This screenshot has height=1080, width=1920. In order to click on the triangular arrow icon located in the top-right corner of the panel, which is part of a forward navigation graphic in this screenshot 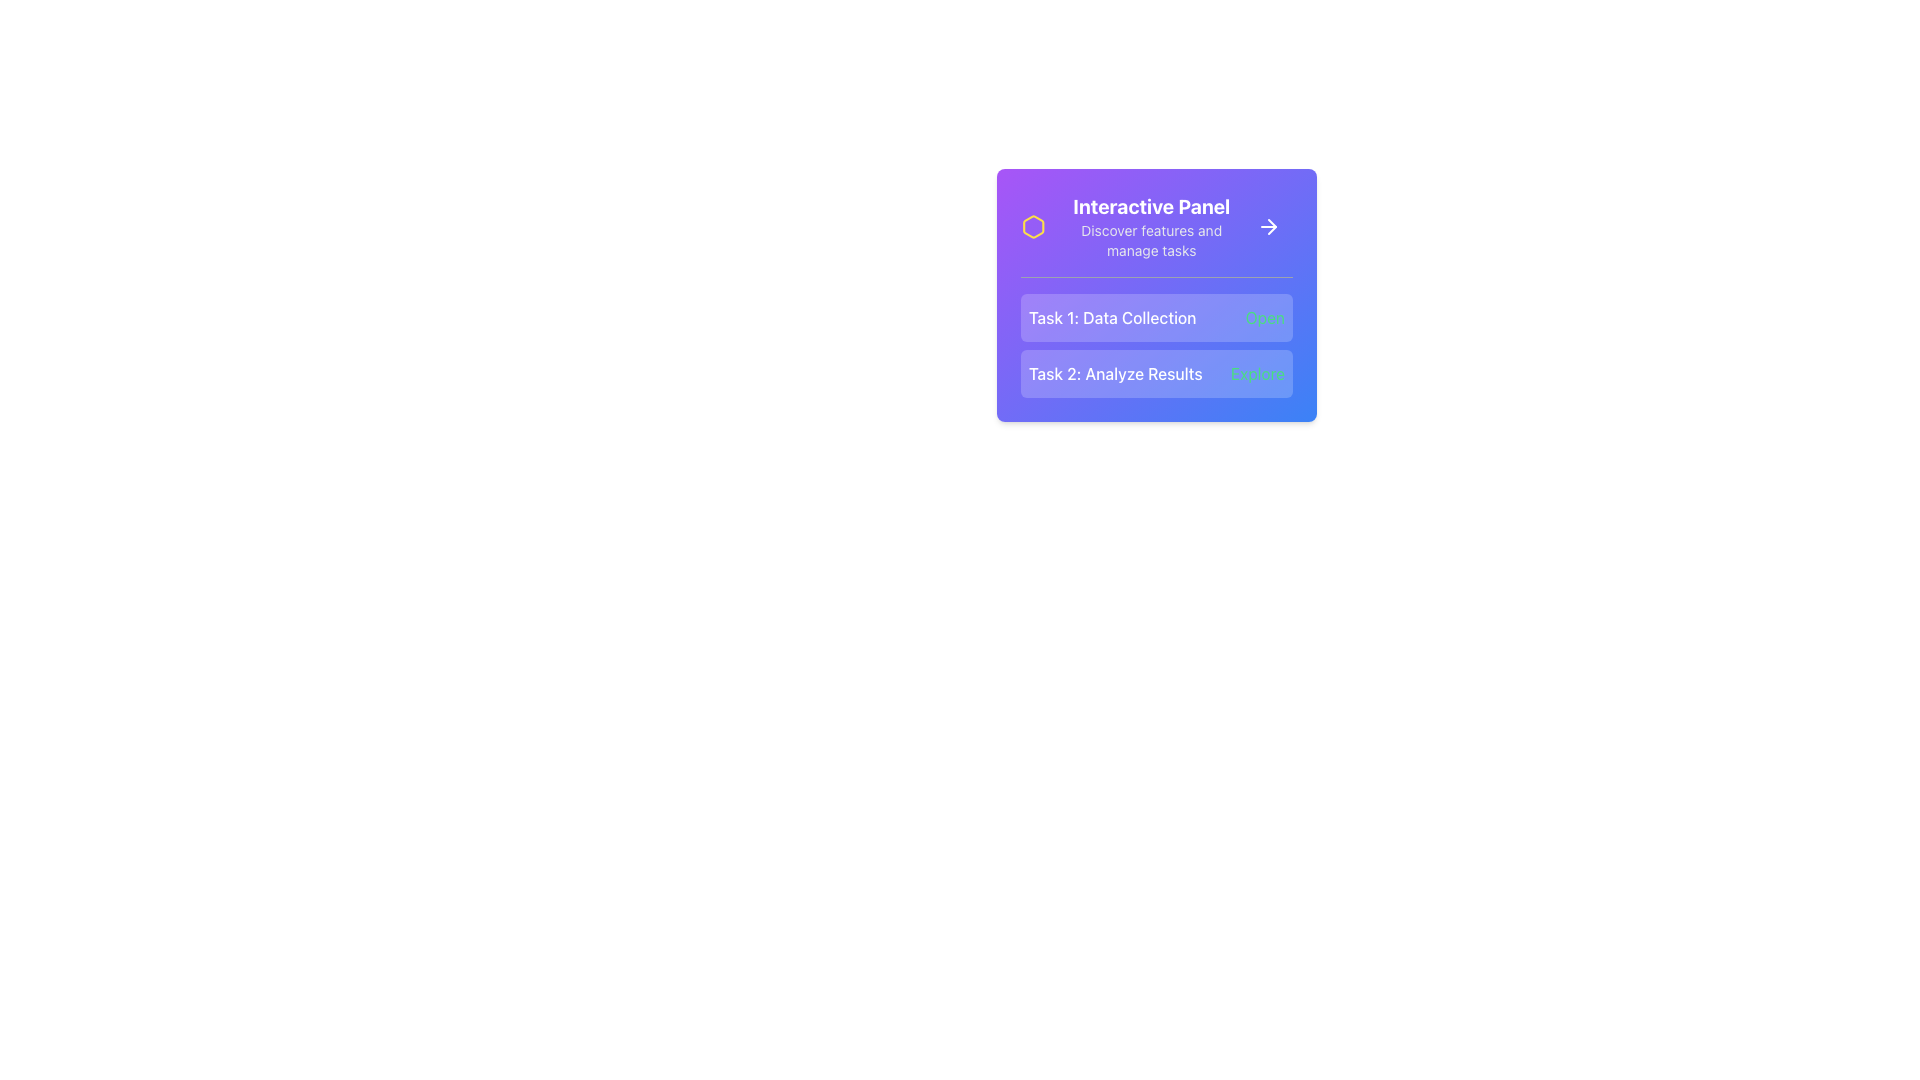, I will do `click(1271, 226)`.